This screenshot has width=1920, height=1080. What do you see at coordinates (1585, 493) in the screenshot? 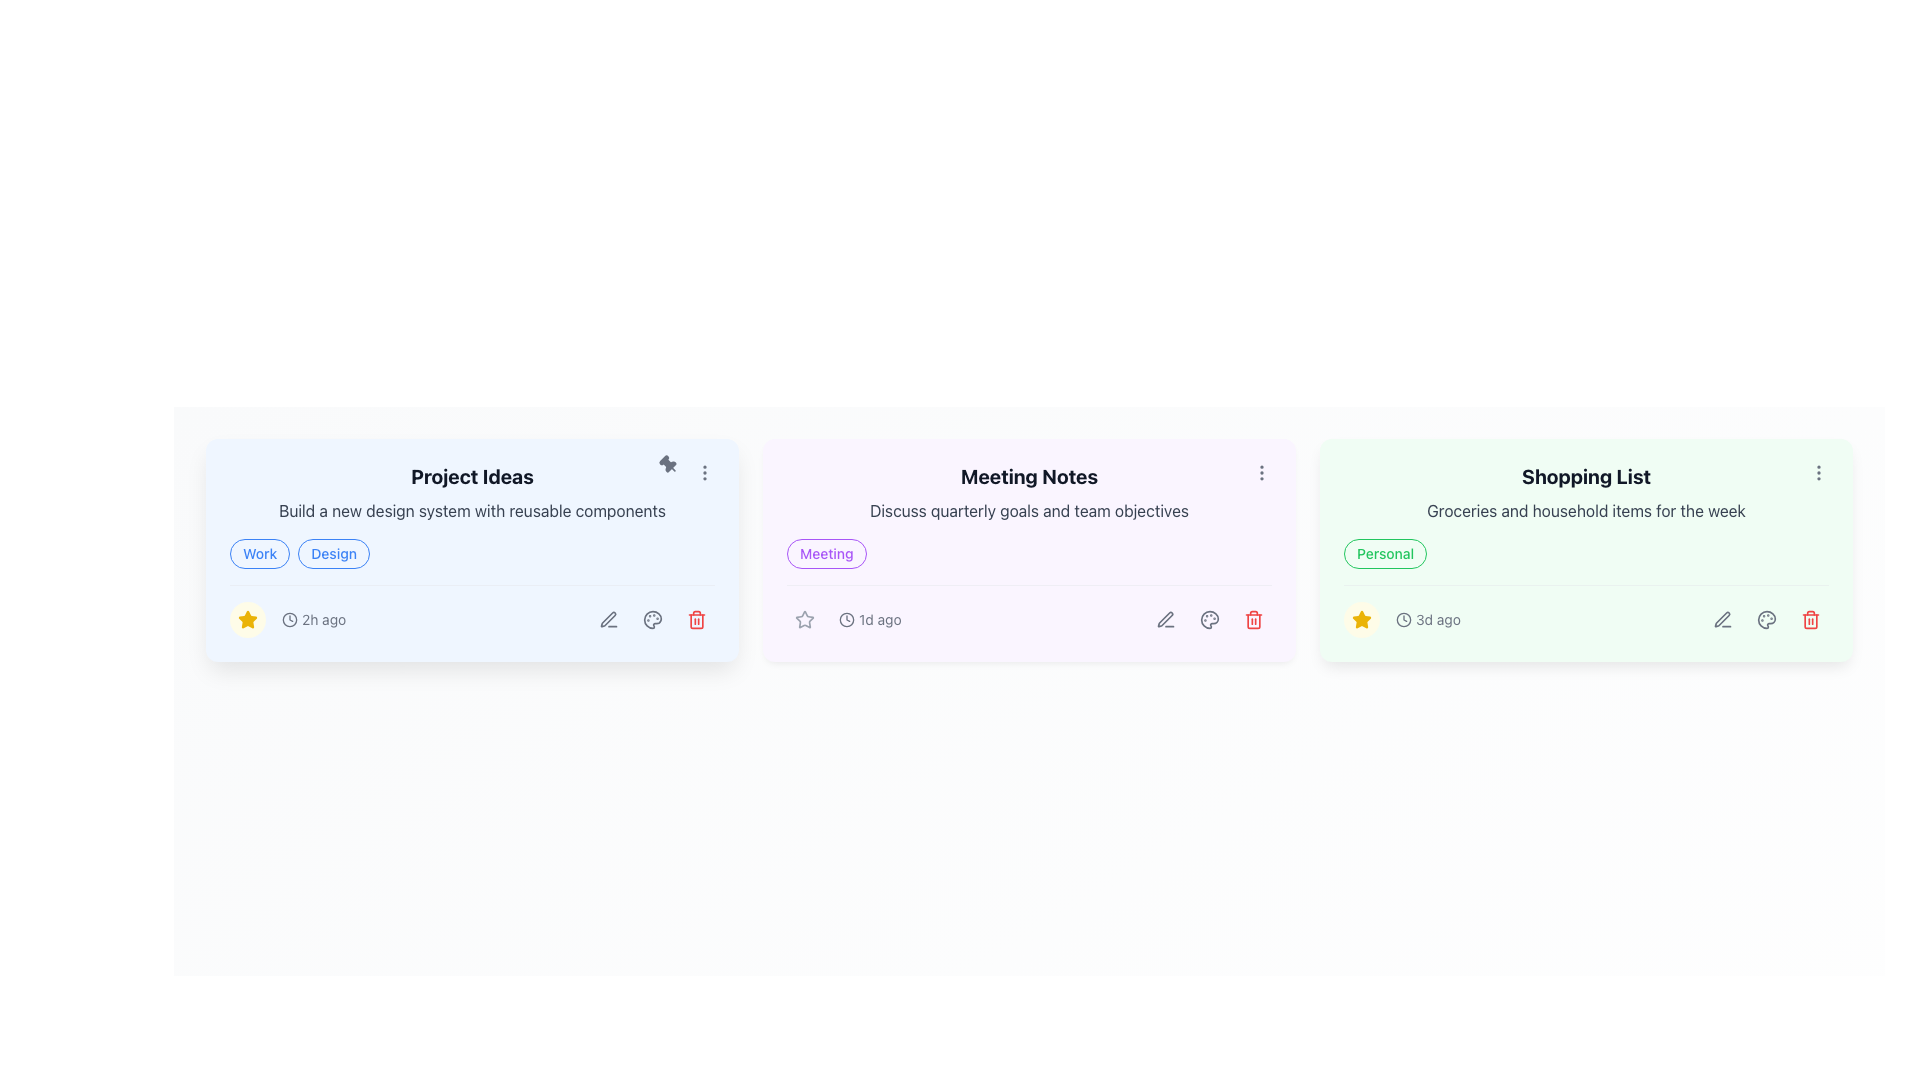
I see `the text block component located in the upper part of the third card from the left, which provides context about the shopping list` at bounding box center [1585, 493].